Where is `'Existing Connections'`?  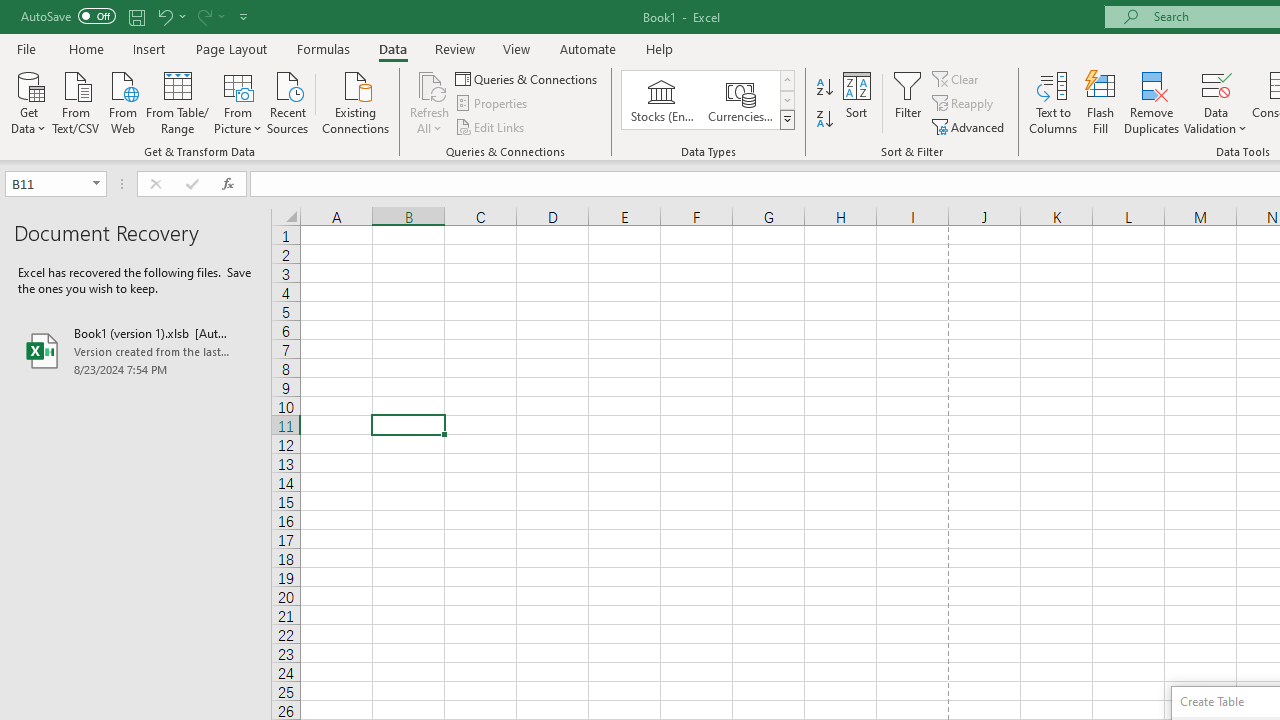 'Existing Connections' is located at coordinates (355, 101).